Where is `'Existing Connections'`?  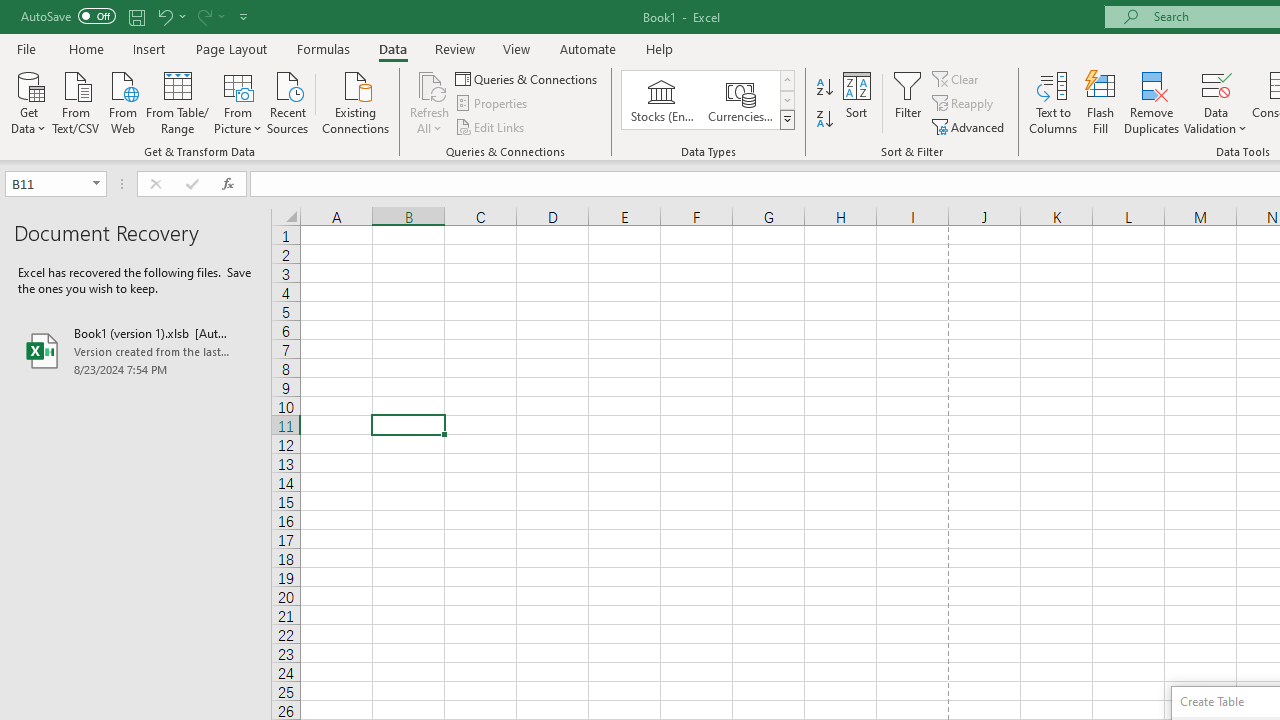 'Existing Connections' is located at coordinates (355, 101).